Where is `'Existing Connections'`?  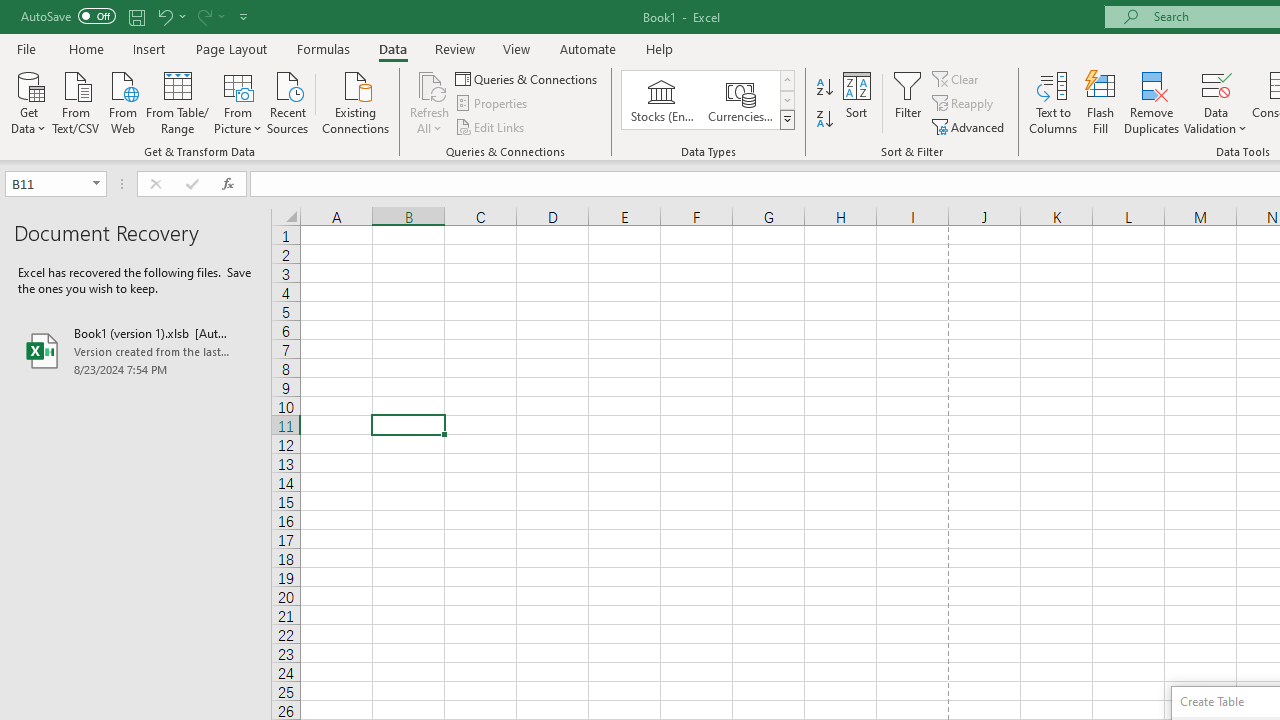 'Existing Connections' is located at coordinates (355, 101).